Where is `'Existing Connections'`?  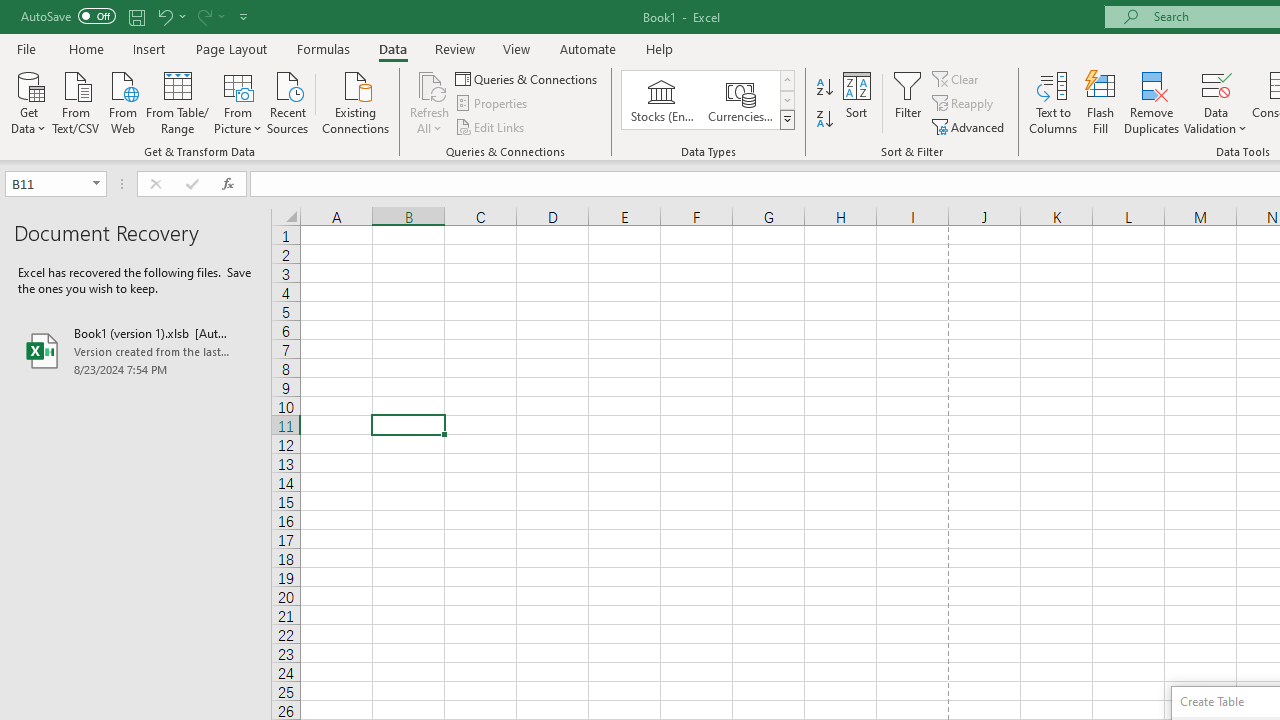 'Existing Connections' is located at coordinates (355, 101).